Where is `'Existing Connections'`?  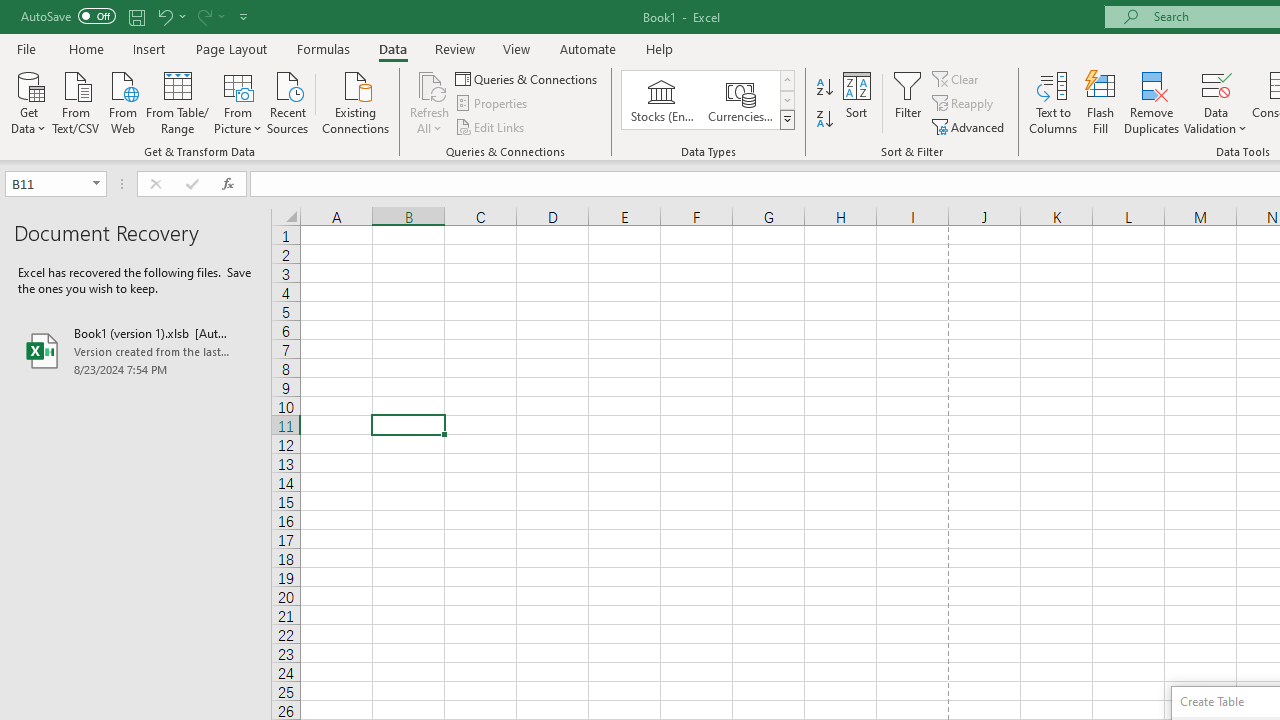 'Existing Connections' is located at coordinates (355, 101).